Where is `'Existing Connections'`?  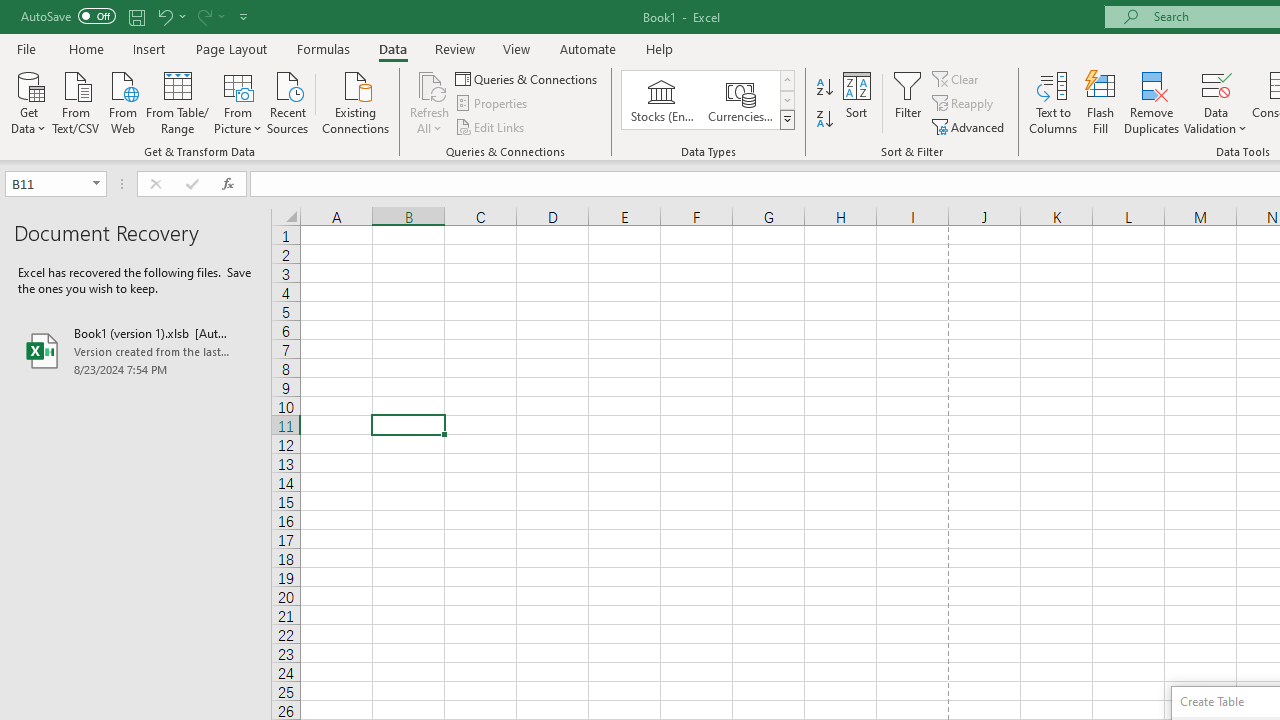 'Existing Connections' is located at coordinates (355, 101).